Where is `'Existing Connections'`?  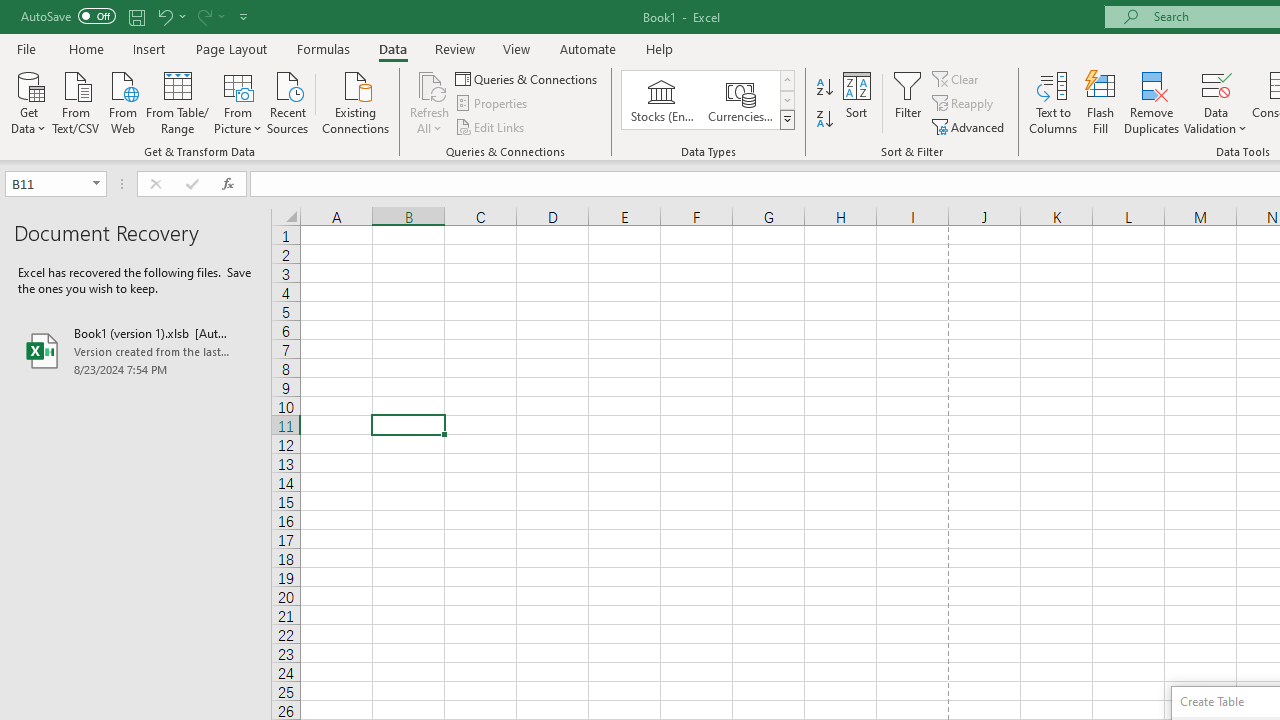 'Existing Connections' is located at coordinates (355, 101).